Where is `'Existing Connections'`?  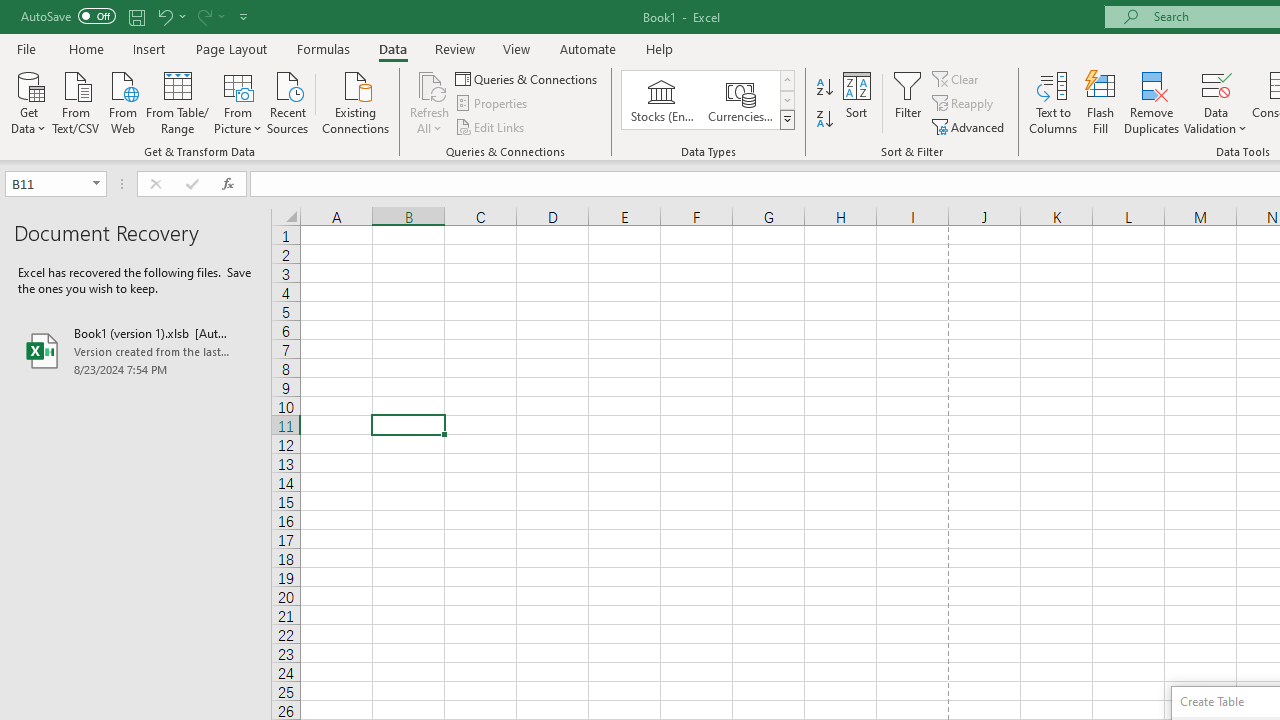 'Existing Connections' is located at coordinates (355, 101).